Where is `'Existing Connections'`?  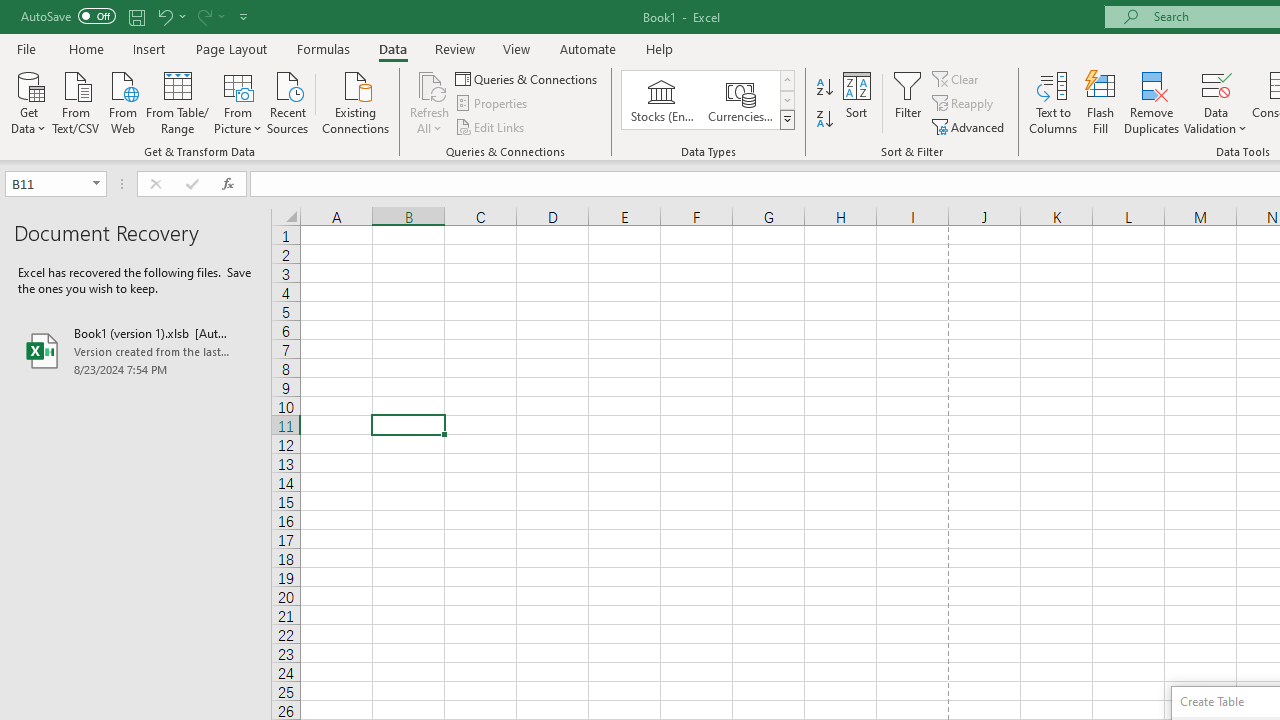 'Existing Connections' is located at coordinates (355, 101).